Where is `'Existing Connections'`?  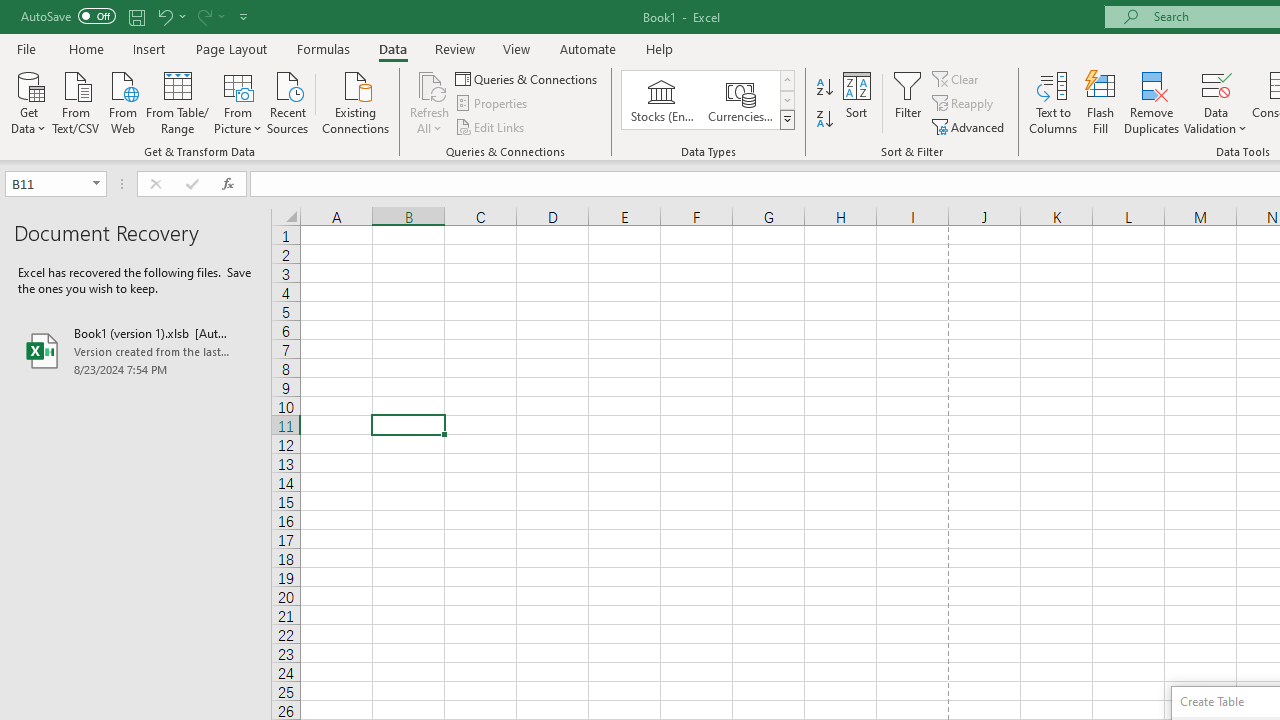 'Existing Connections' is located at coordinates (355, 101).